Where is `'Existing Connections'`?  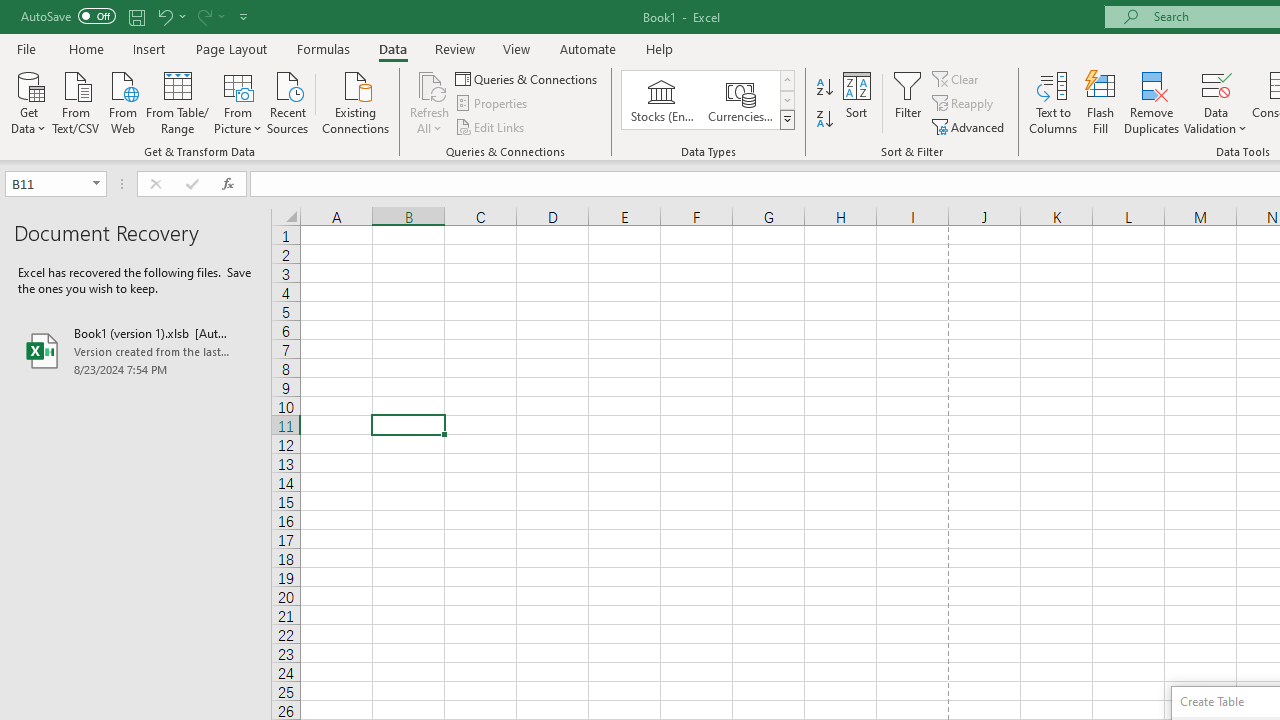 'Existing Connections' is located at coordinates (355, 101).